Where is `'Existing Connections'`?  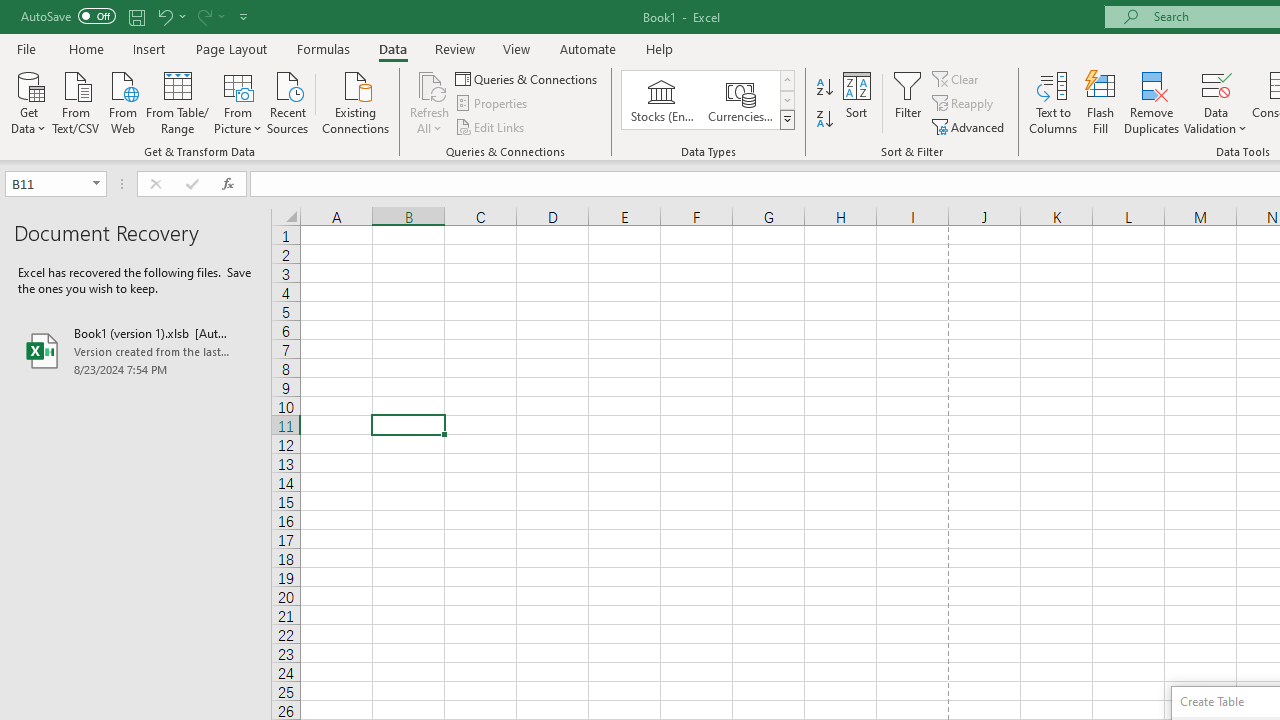 'Existing Connections' is located at coordinates (355, 101).